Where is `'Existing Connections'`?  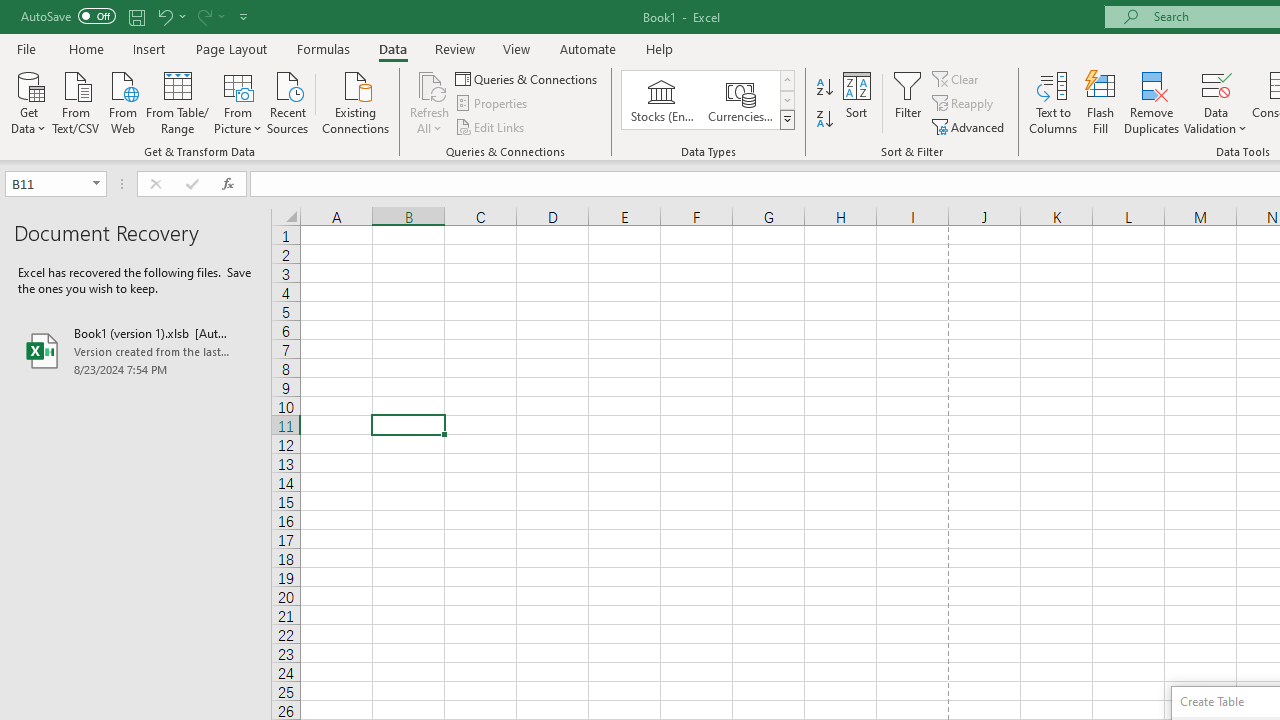 'Existing Connections' is located at coordinates (355, 101).